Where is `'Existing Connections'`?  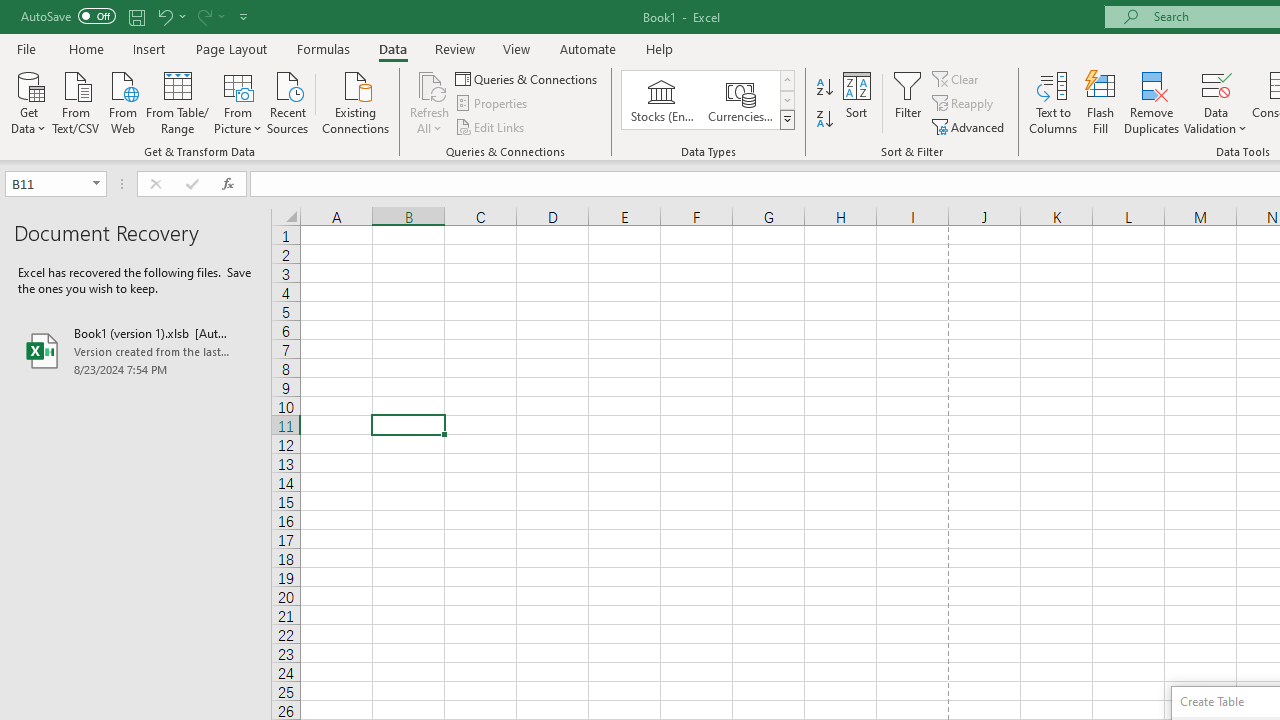 'Existing Connections' is located at coordinates (355, 101).